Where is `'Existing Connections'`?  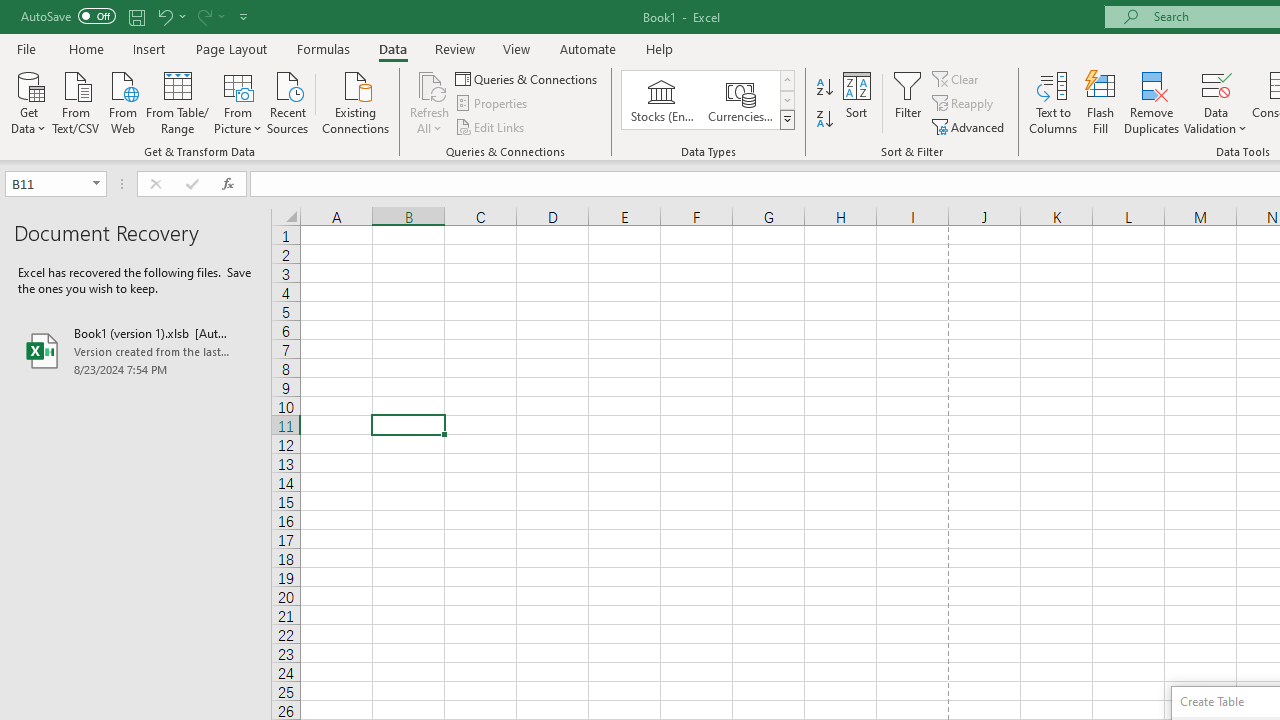 'Existing Connections' is located at coordinates (355, 101).